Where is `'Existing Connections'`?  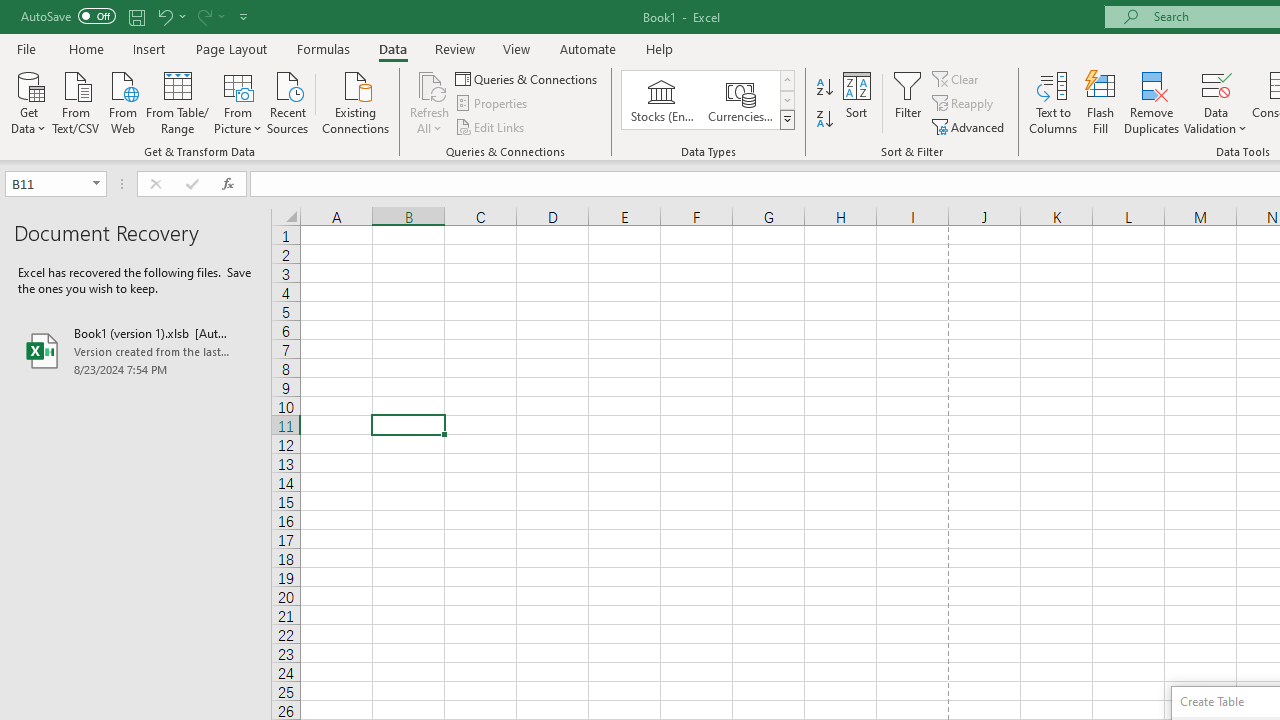 'Existing Connections' is located at coordinates (355, 101).